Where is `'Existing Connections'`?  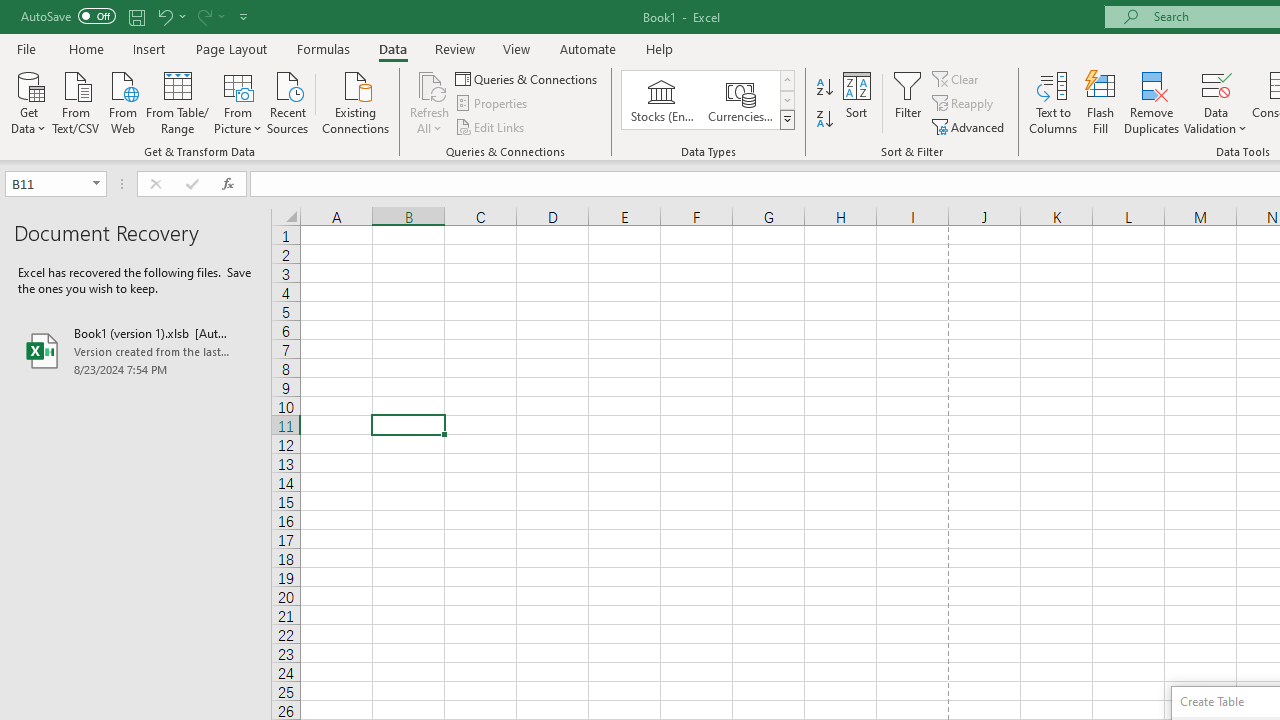 'Existing Connections' is located at coordinates (355, 101).